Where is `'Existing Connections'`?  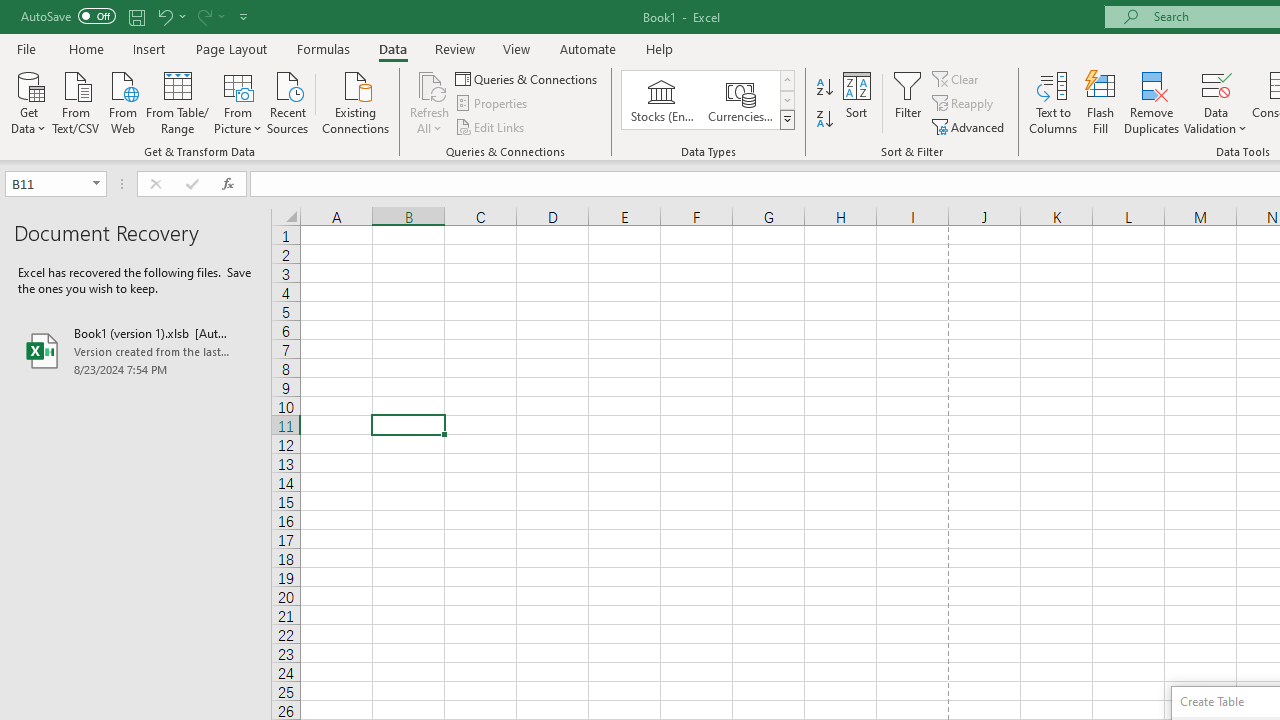 'Existing Connections' is located at coordinates (355, 101).